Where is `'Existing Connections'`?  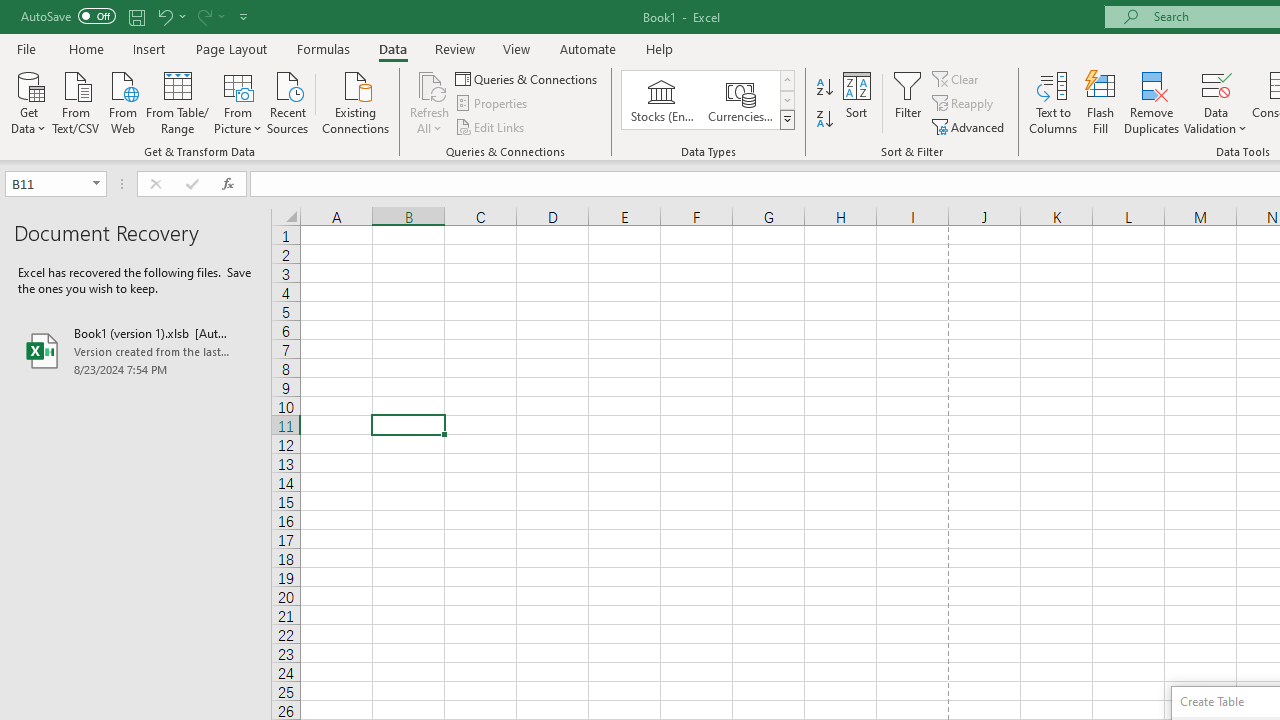 'Existing Connections' is located at coordinates (355, 101).